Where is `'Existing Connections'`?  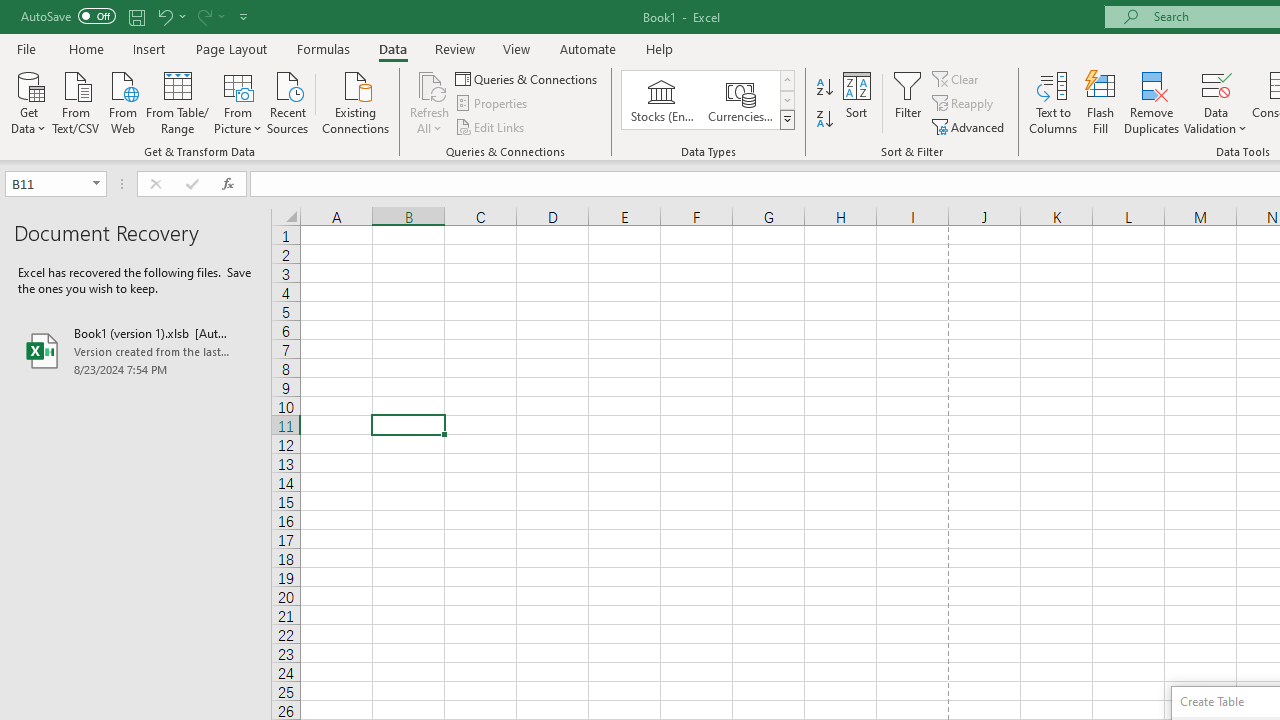 'Existing Connections' is located at coordinates (355, 101).